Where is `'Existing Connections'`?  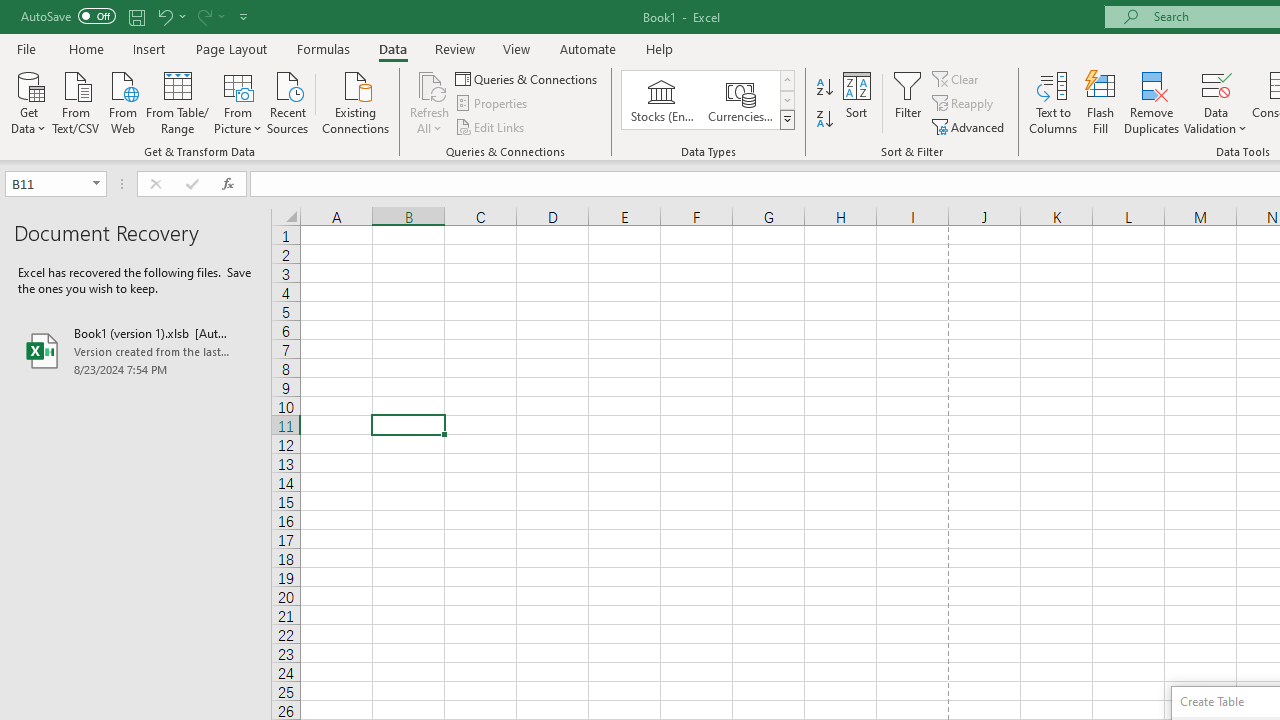 'Existing Connections' is located at coordinates (355, 101).